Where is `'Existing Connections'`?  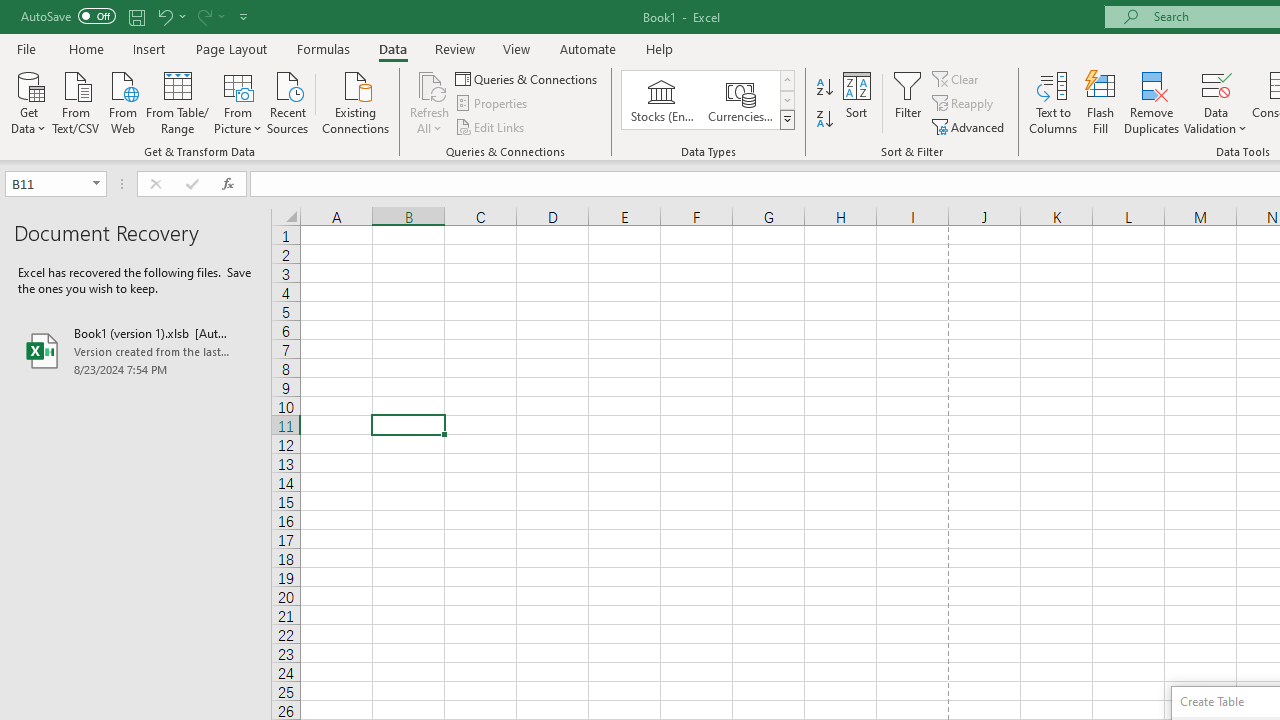 'Existing Connections' is located at coordinates (355, 101).